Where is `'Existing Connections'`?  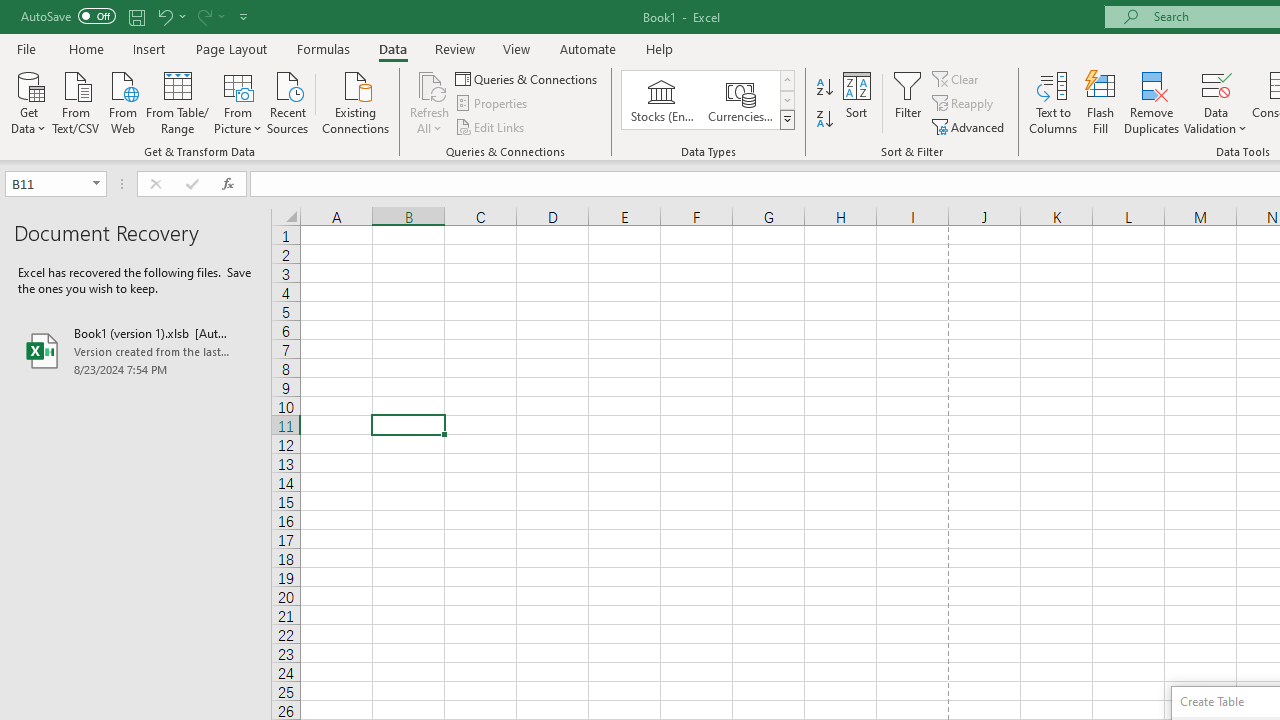 'Existing Connections' is located at coordinates (355, 101).